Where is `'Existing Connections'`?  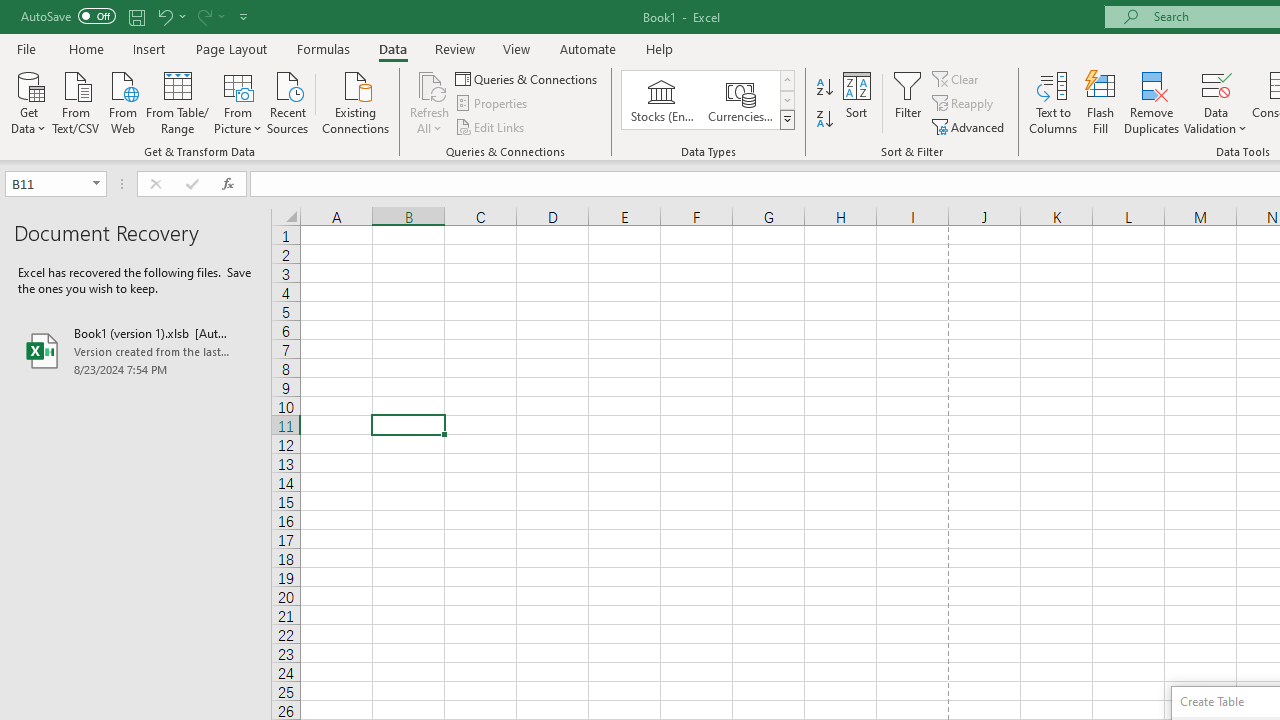 'Existing Connections' is located at coordinates (355, 101).